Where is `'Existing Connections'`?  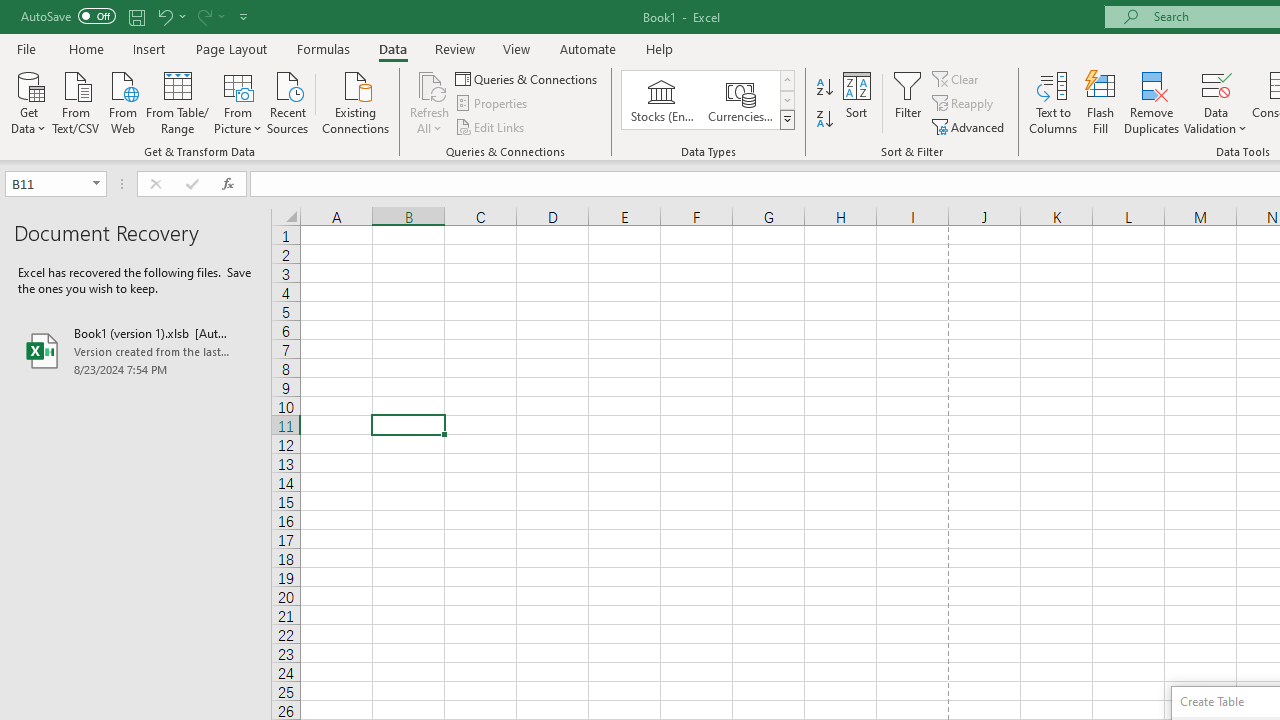 'Existing Connections' is located at coordinates (355, 101).